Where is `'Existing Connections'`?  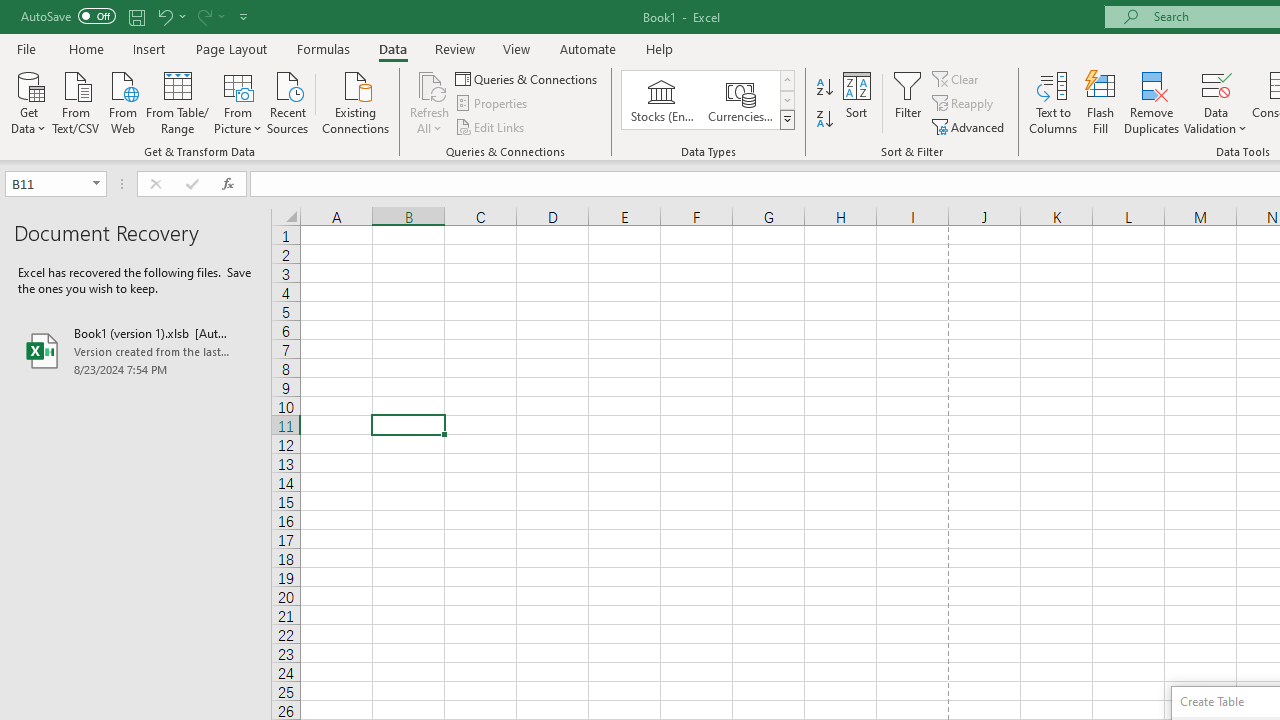 'Existing Connections' is located at coordinates (355, 101).